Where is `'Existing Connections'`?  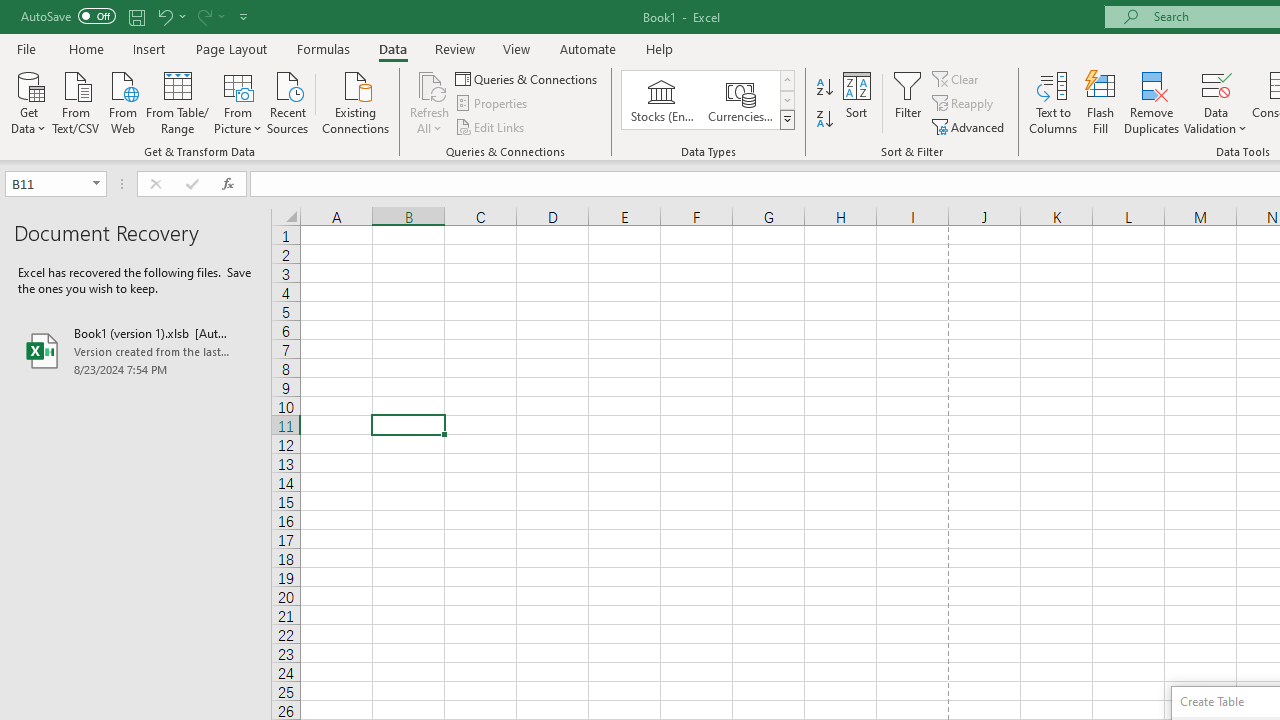 'Existing Connections' is located at coordinates (355, 101).